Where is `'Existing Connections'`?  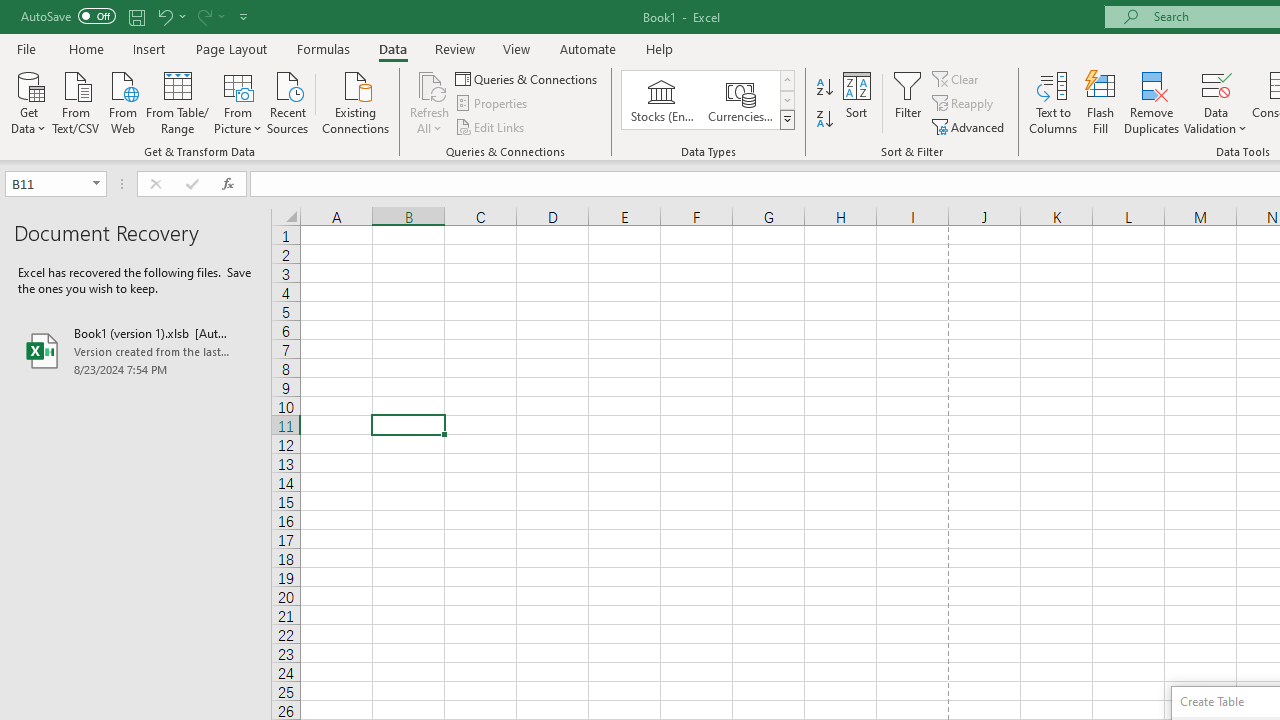 'Existing Connections' is located at coordinates (355, 101).